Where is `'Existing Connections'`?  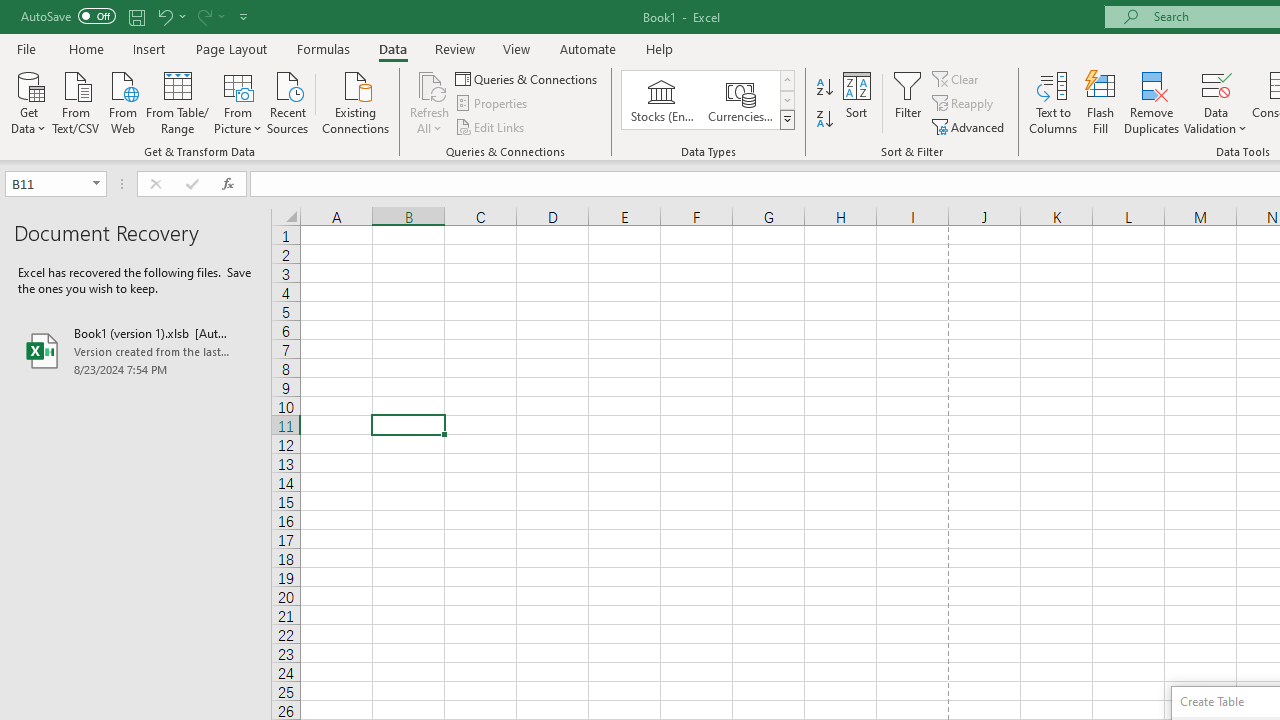 'Existing Connections' is located at coordinates (355, 101).